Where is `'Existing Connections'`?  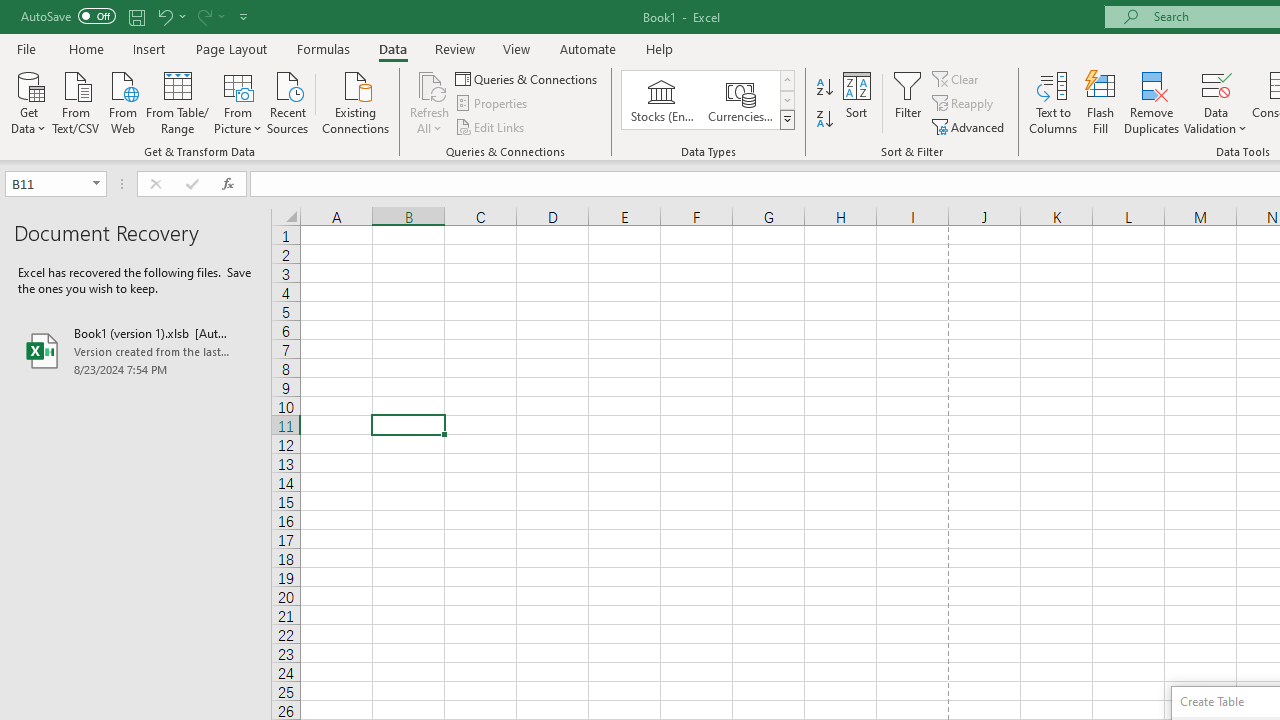 'Existing Connections' is located at coordinates (355, 101).